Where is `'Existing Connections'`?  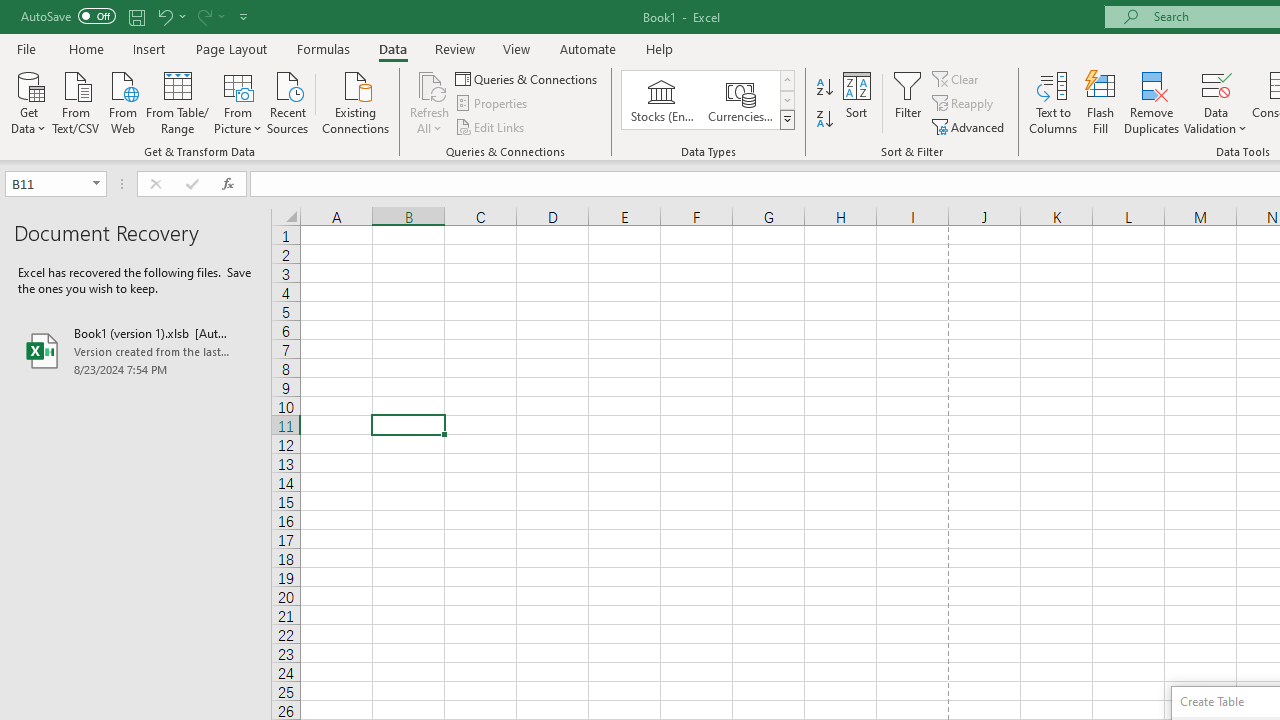 'Existing Connections' is located at coordinates (355, 101).